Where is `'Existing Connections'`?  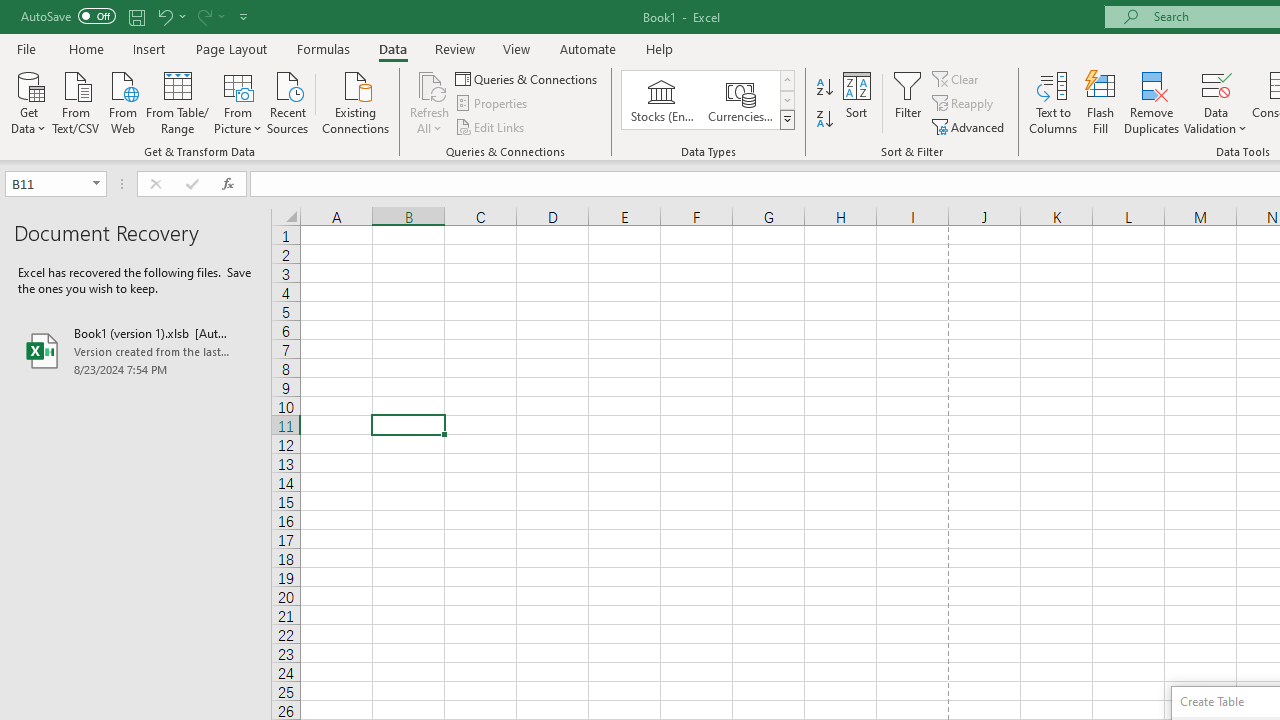 'Existing Connections' is located at coordinates (355, 101).